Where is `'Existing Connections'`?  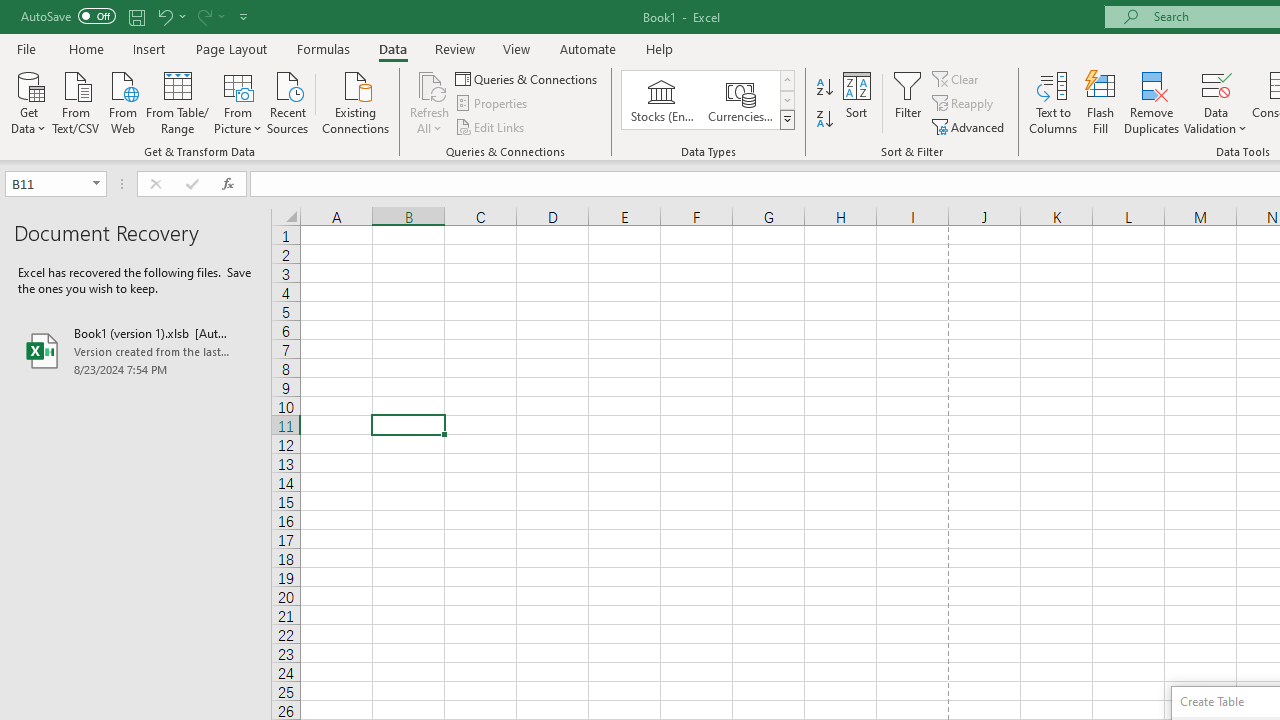 'Existing Connections' is located at coordinates (355, 101).